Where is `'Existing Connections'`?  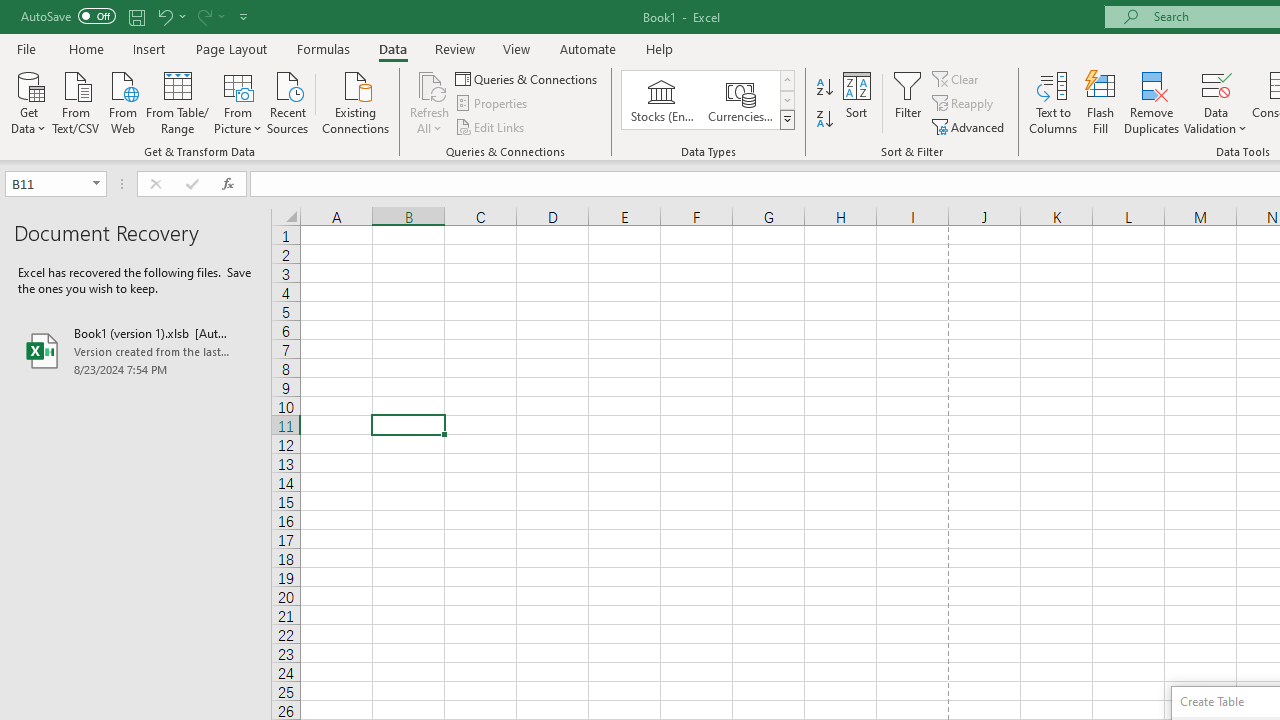 'Existing Connections' is located at coordinates (355, 101).